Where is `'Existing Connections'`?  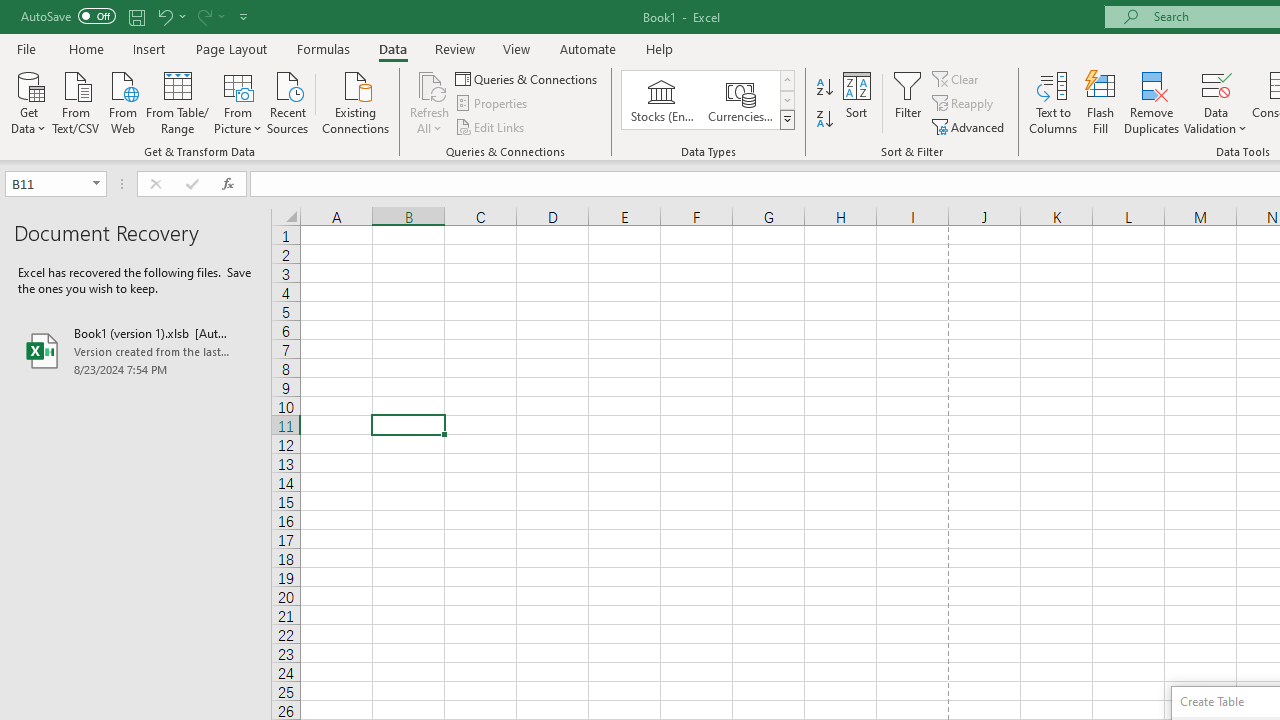 'Existing Connections' is located at coordinates (355, 101).